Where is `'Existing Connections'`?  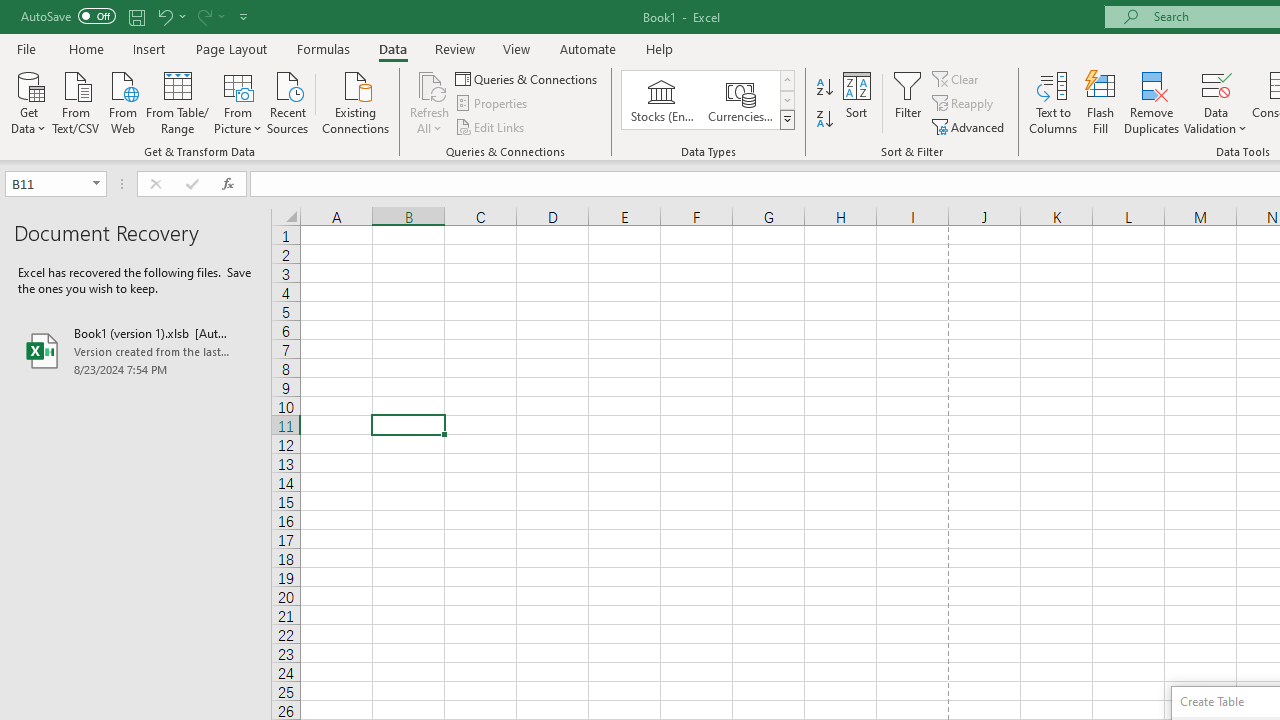 'Existing Connections' is located at coordinates (355, 101).